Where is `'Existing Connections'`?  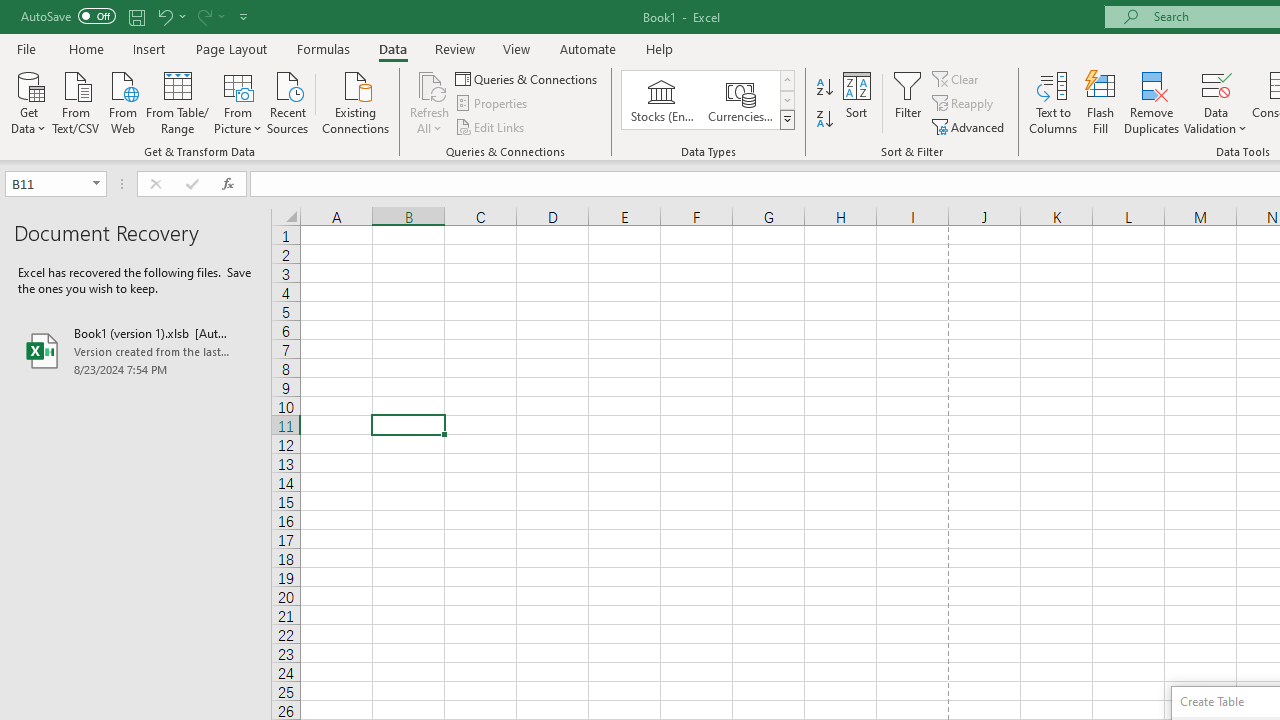 'Existing Connections' is located at coordinates (355, 101).